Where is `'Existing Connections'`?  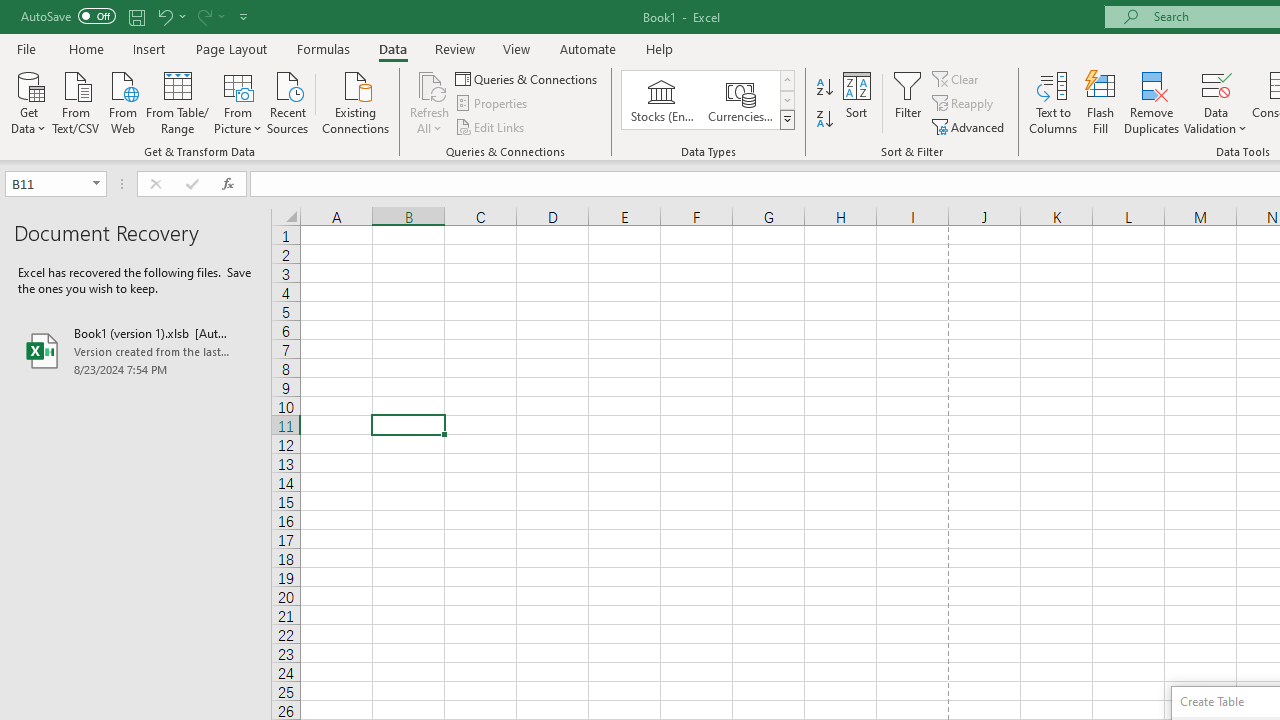 'Existing Connections' is located at coordinates (355, 101).